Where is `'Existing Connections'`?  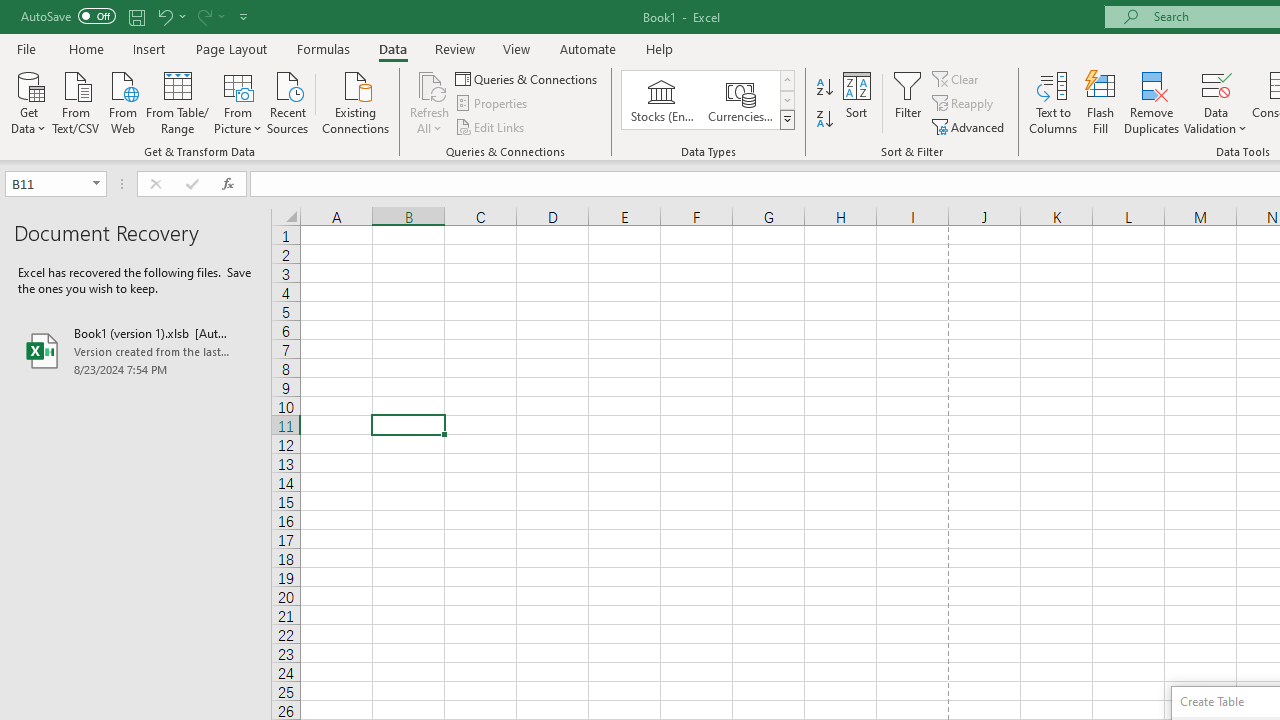 'Existing Connections' is located at coordinates (355, 101).